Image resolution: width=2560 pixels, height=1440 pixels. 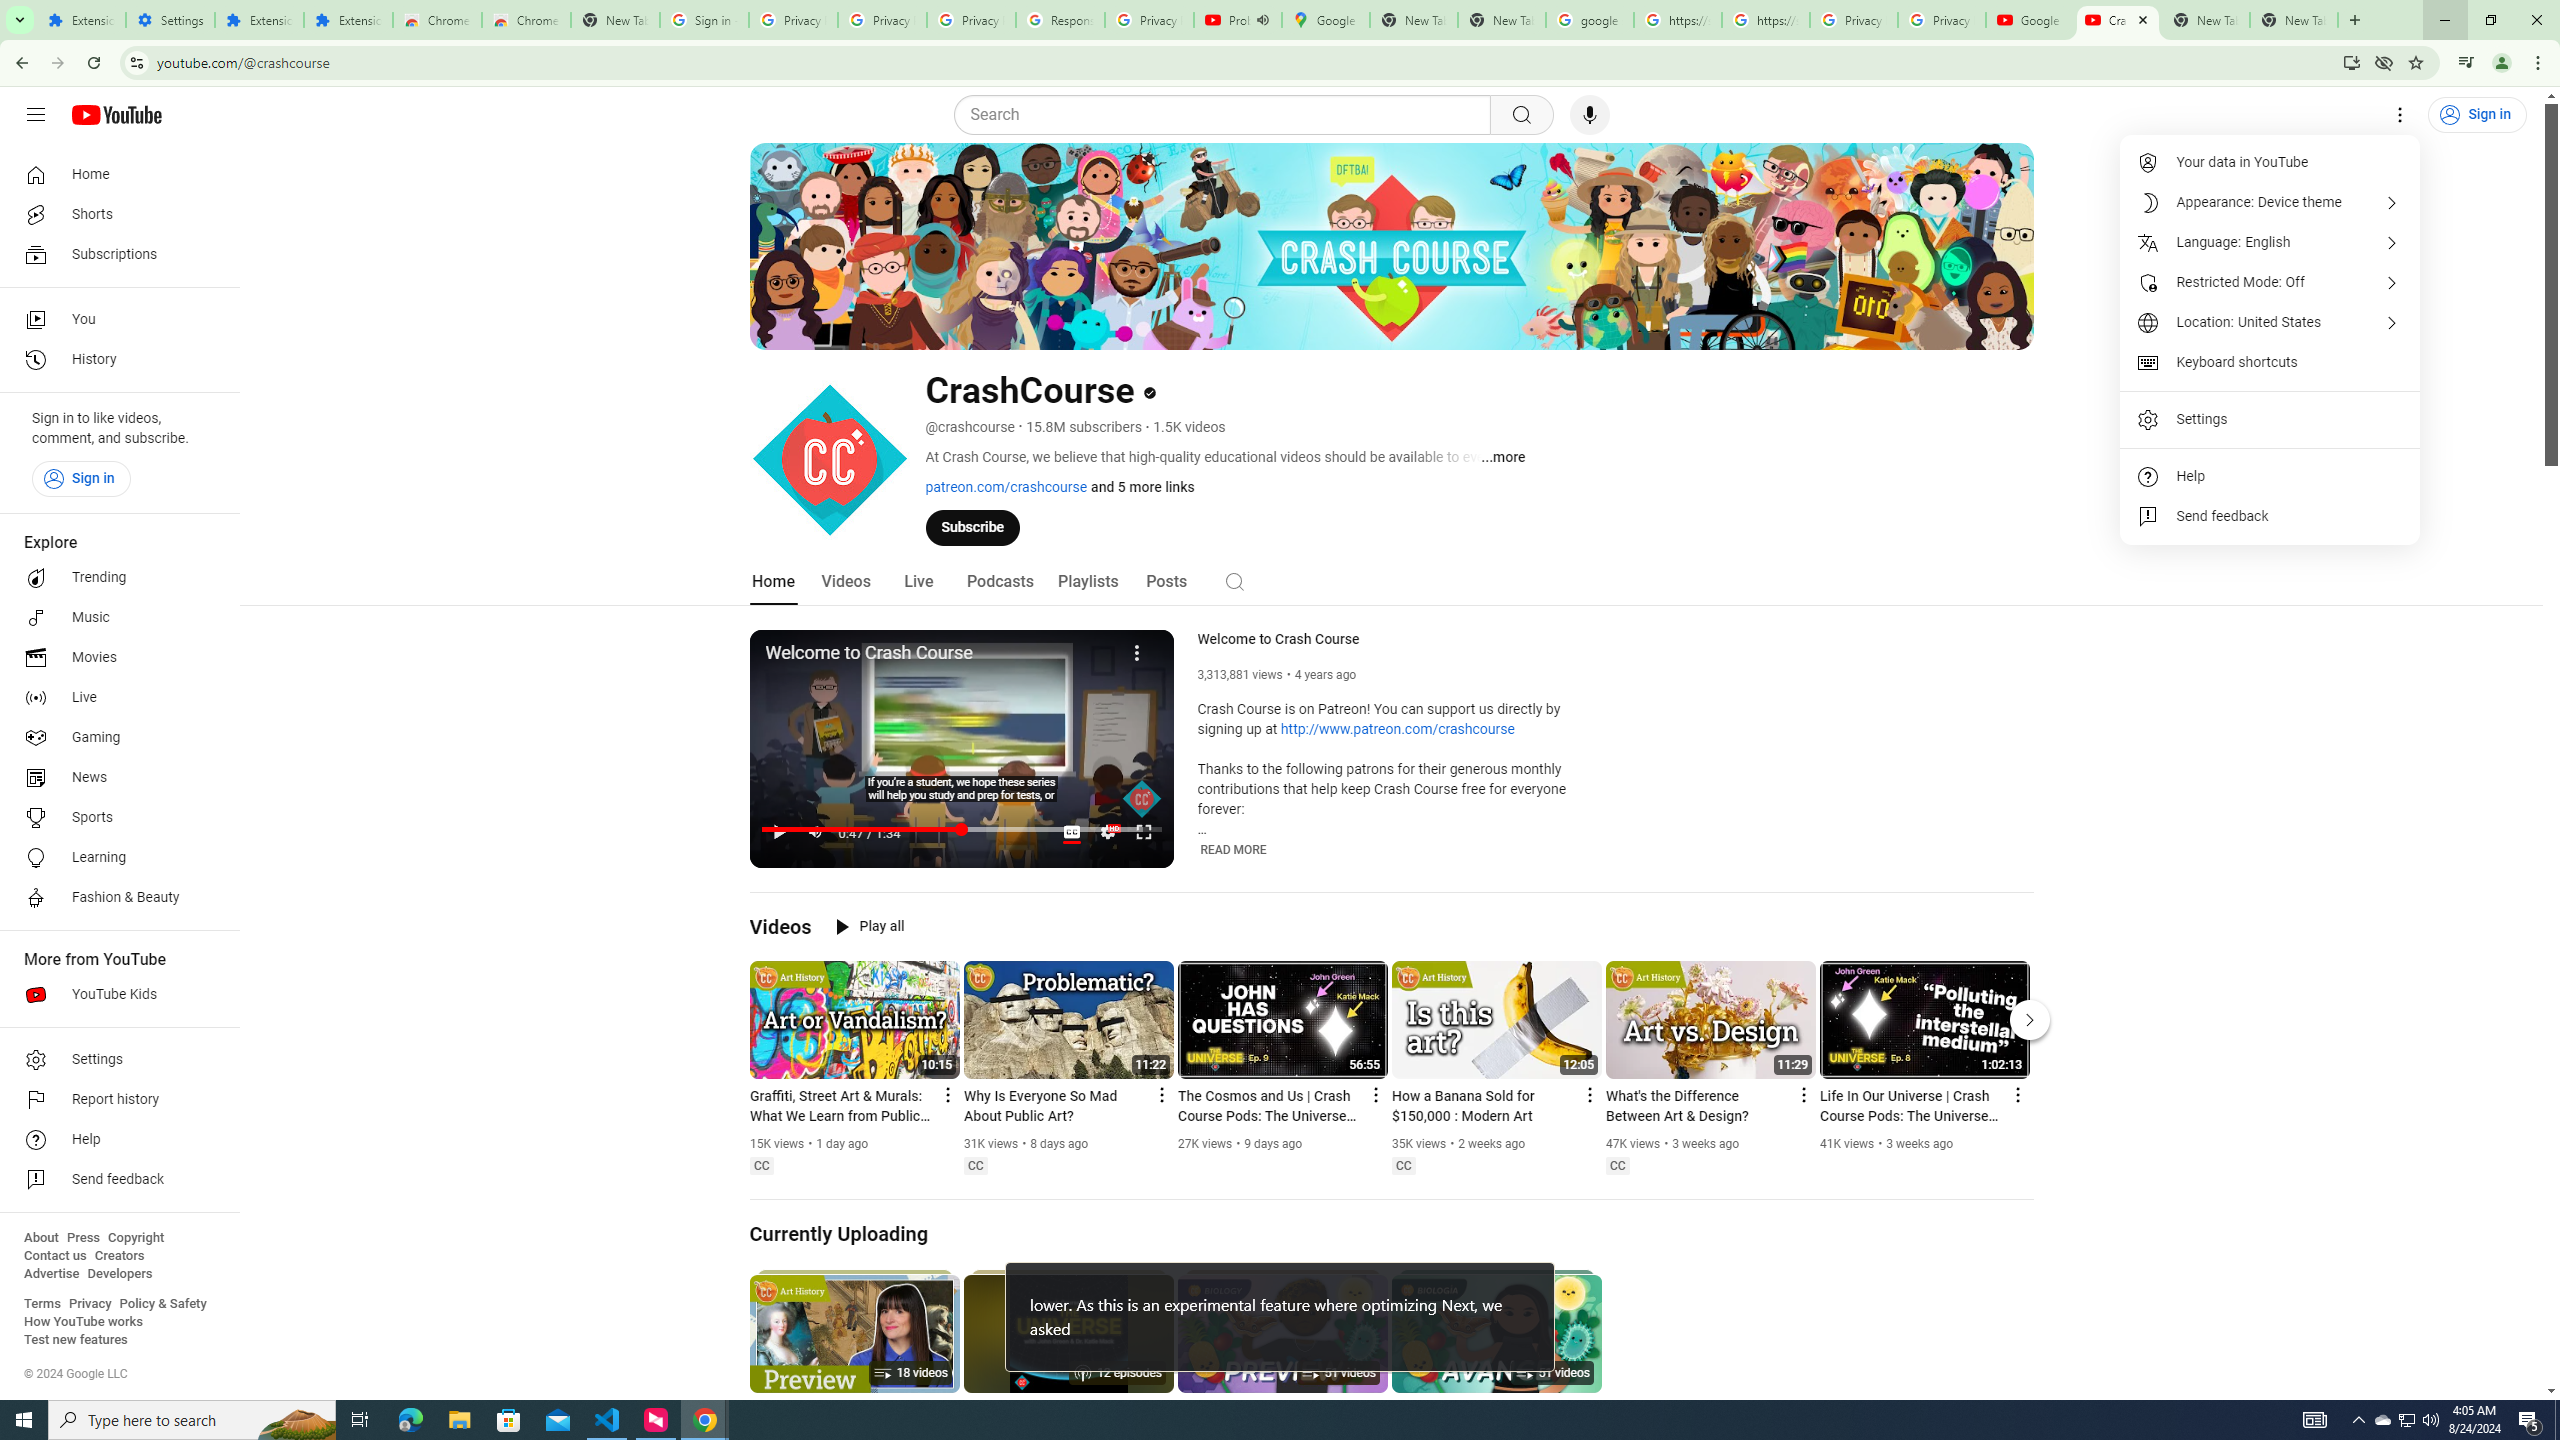 I want to click on 'Contact us', so click(x=54, y=1255).